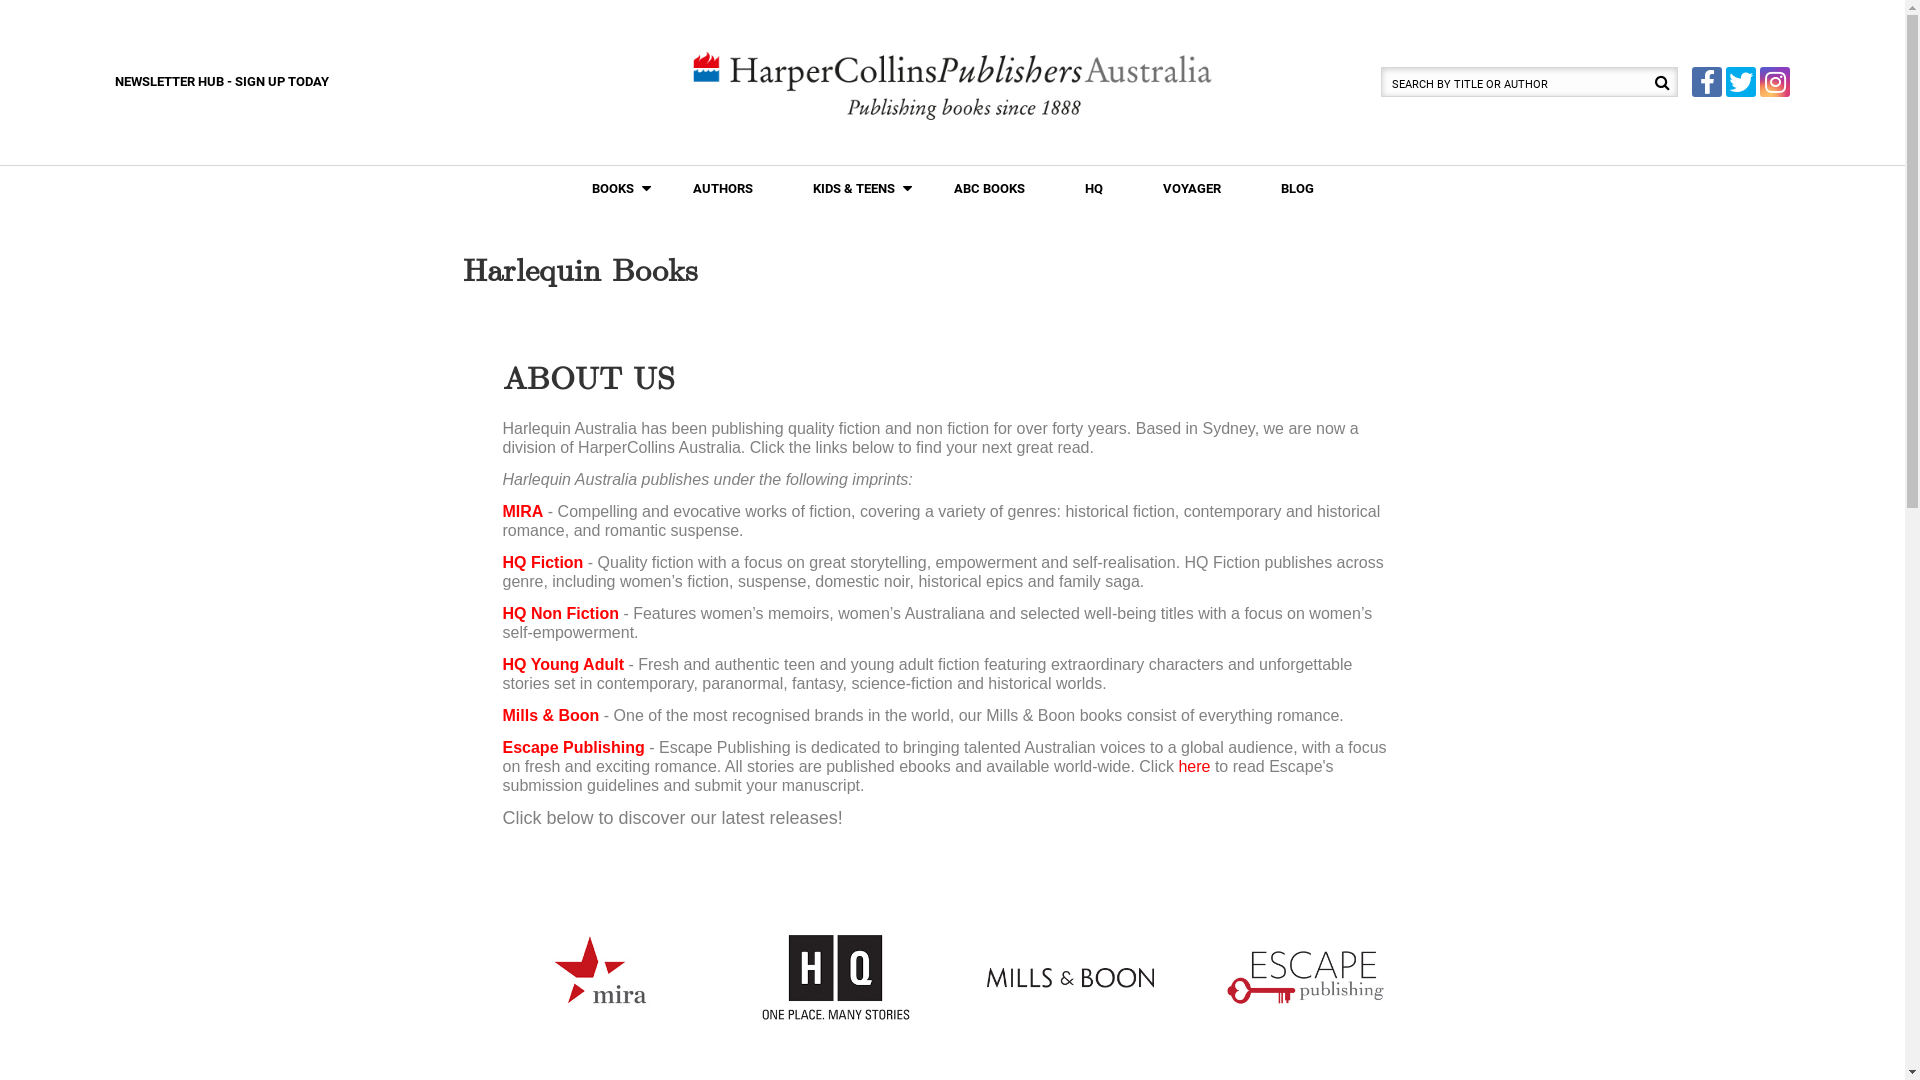 The image size is (1920, 1080). Describe the element at coordinates (720, 189) in the screenshot. I see `'AUTHORS'` at that location.